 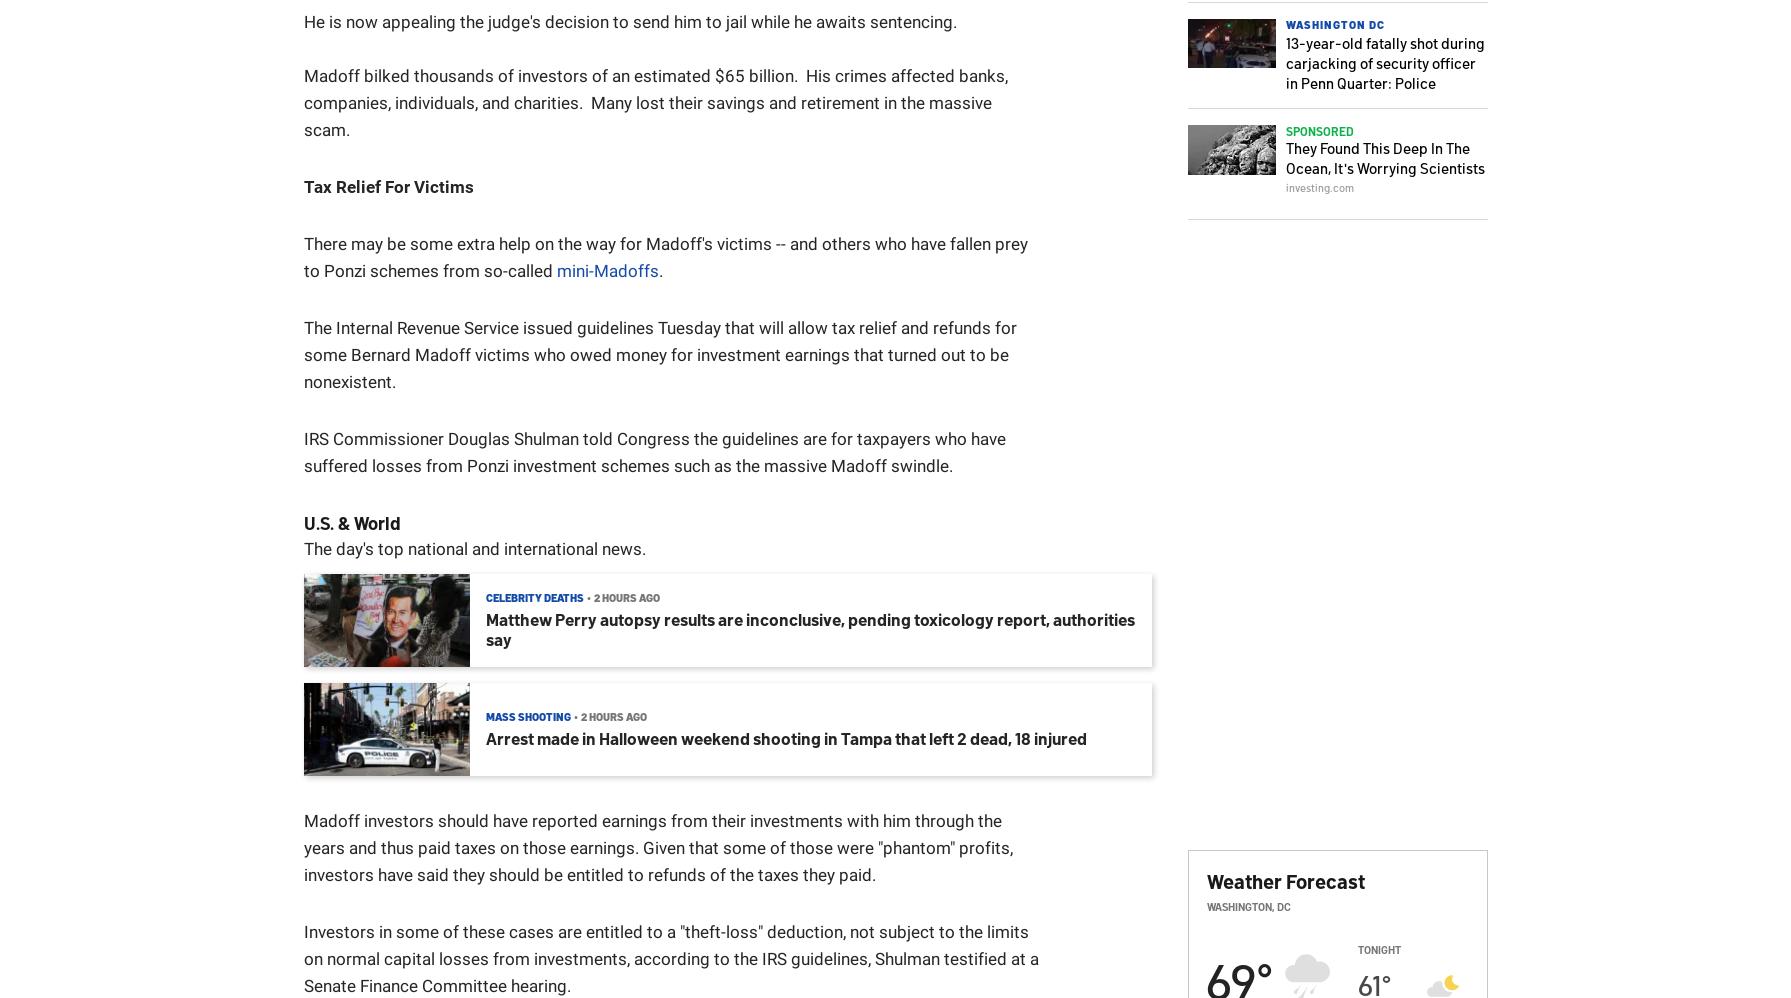 I want to click on 'Madoff investors should have reported earnings from their investments with him through the years and thus paid taxes on those earnings. Given that some of those were "phantom" profits, investors have said they should be entitled to refunds of the taxes they paid.', so click(x=657, y=848).